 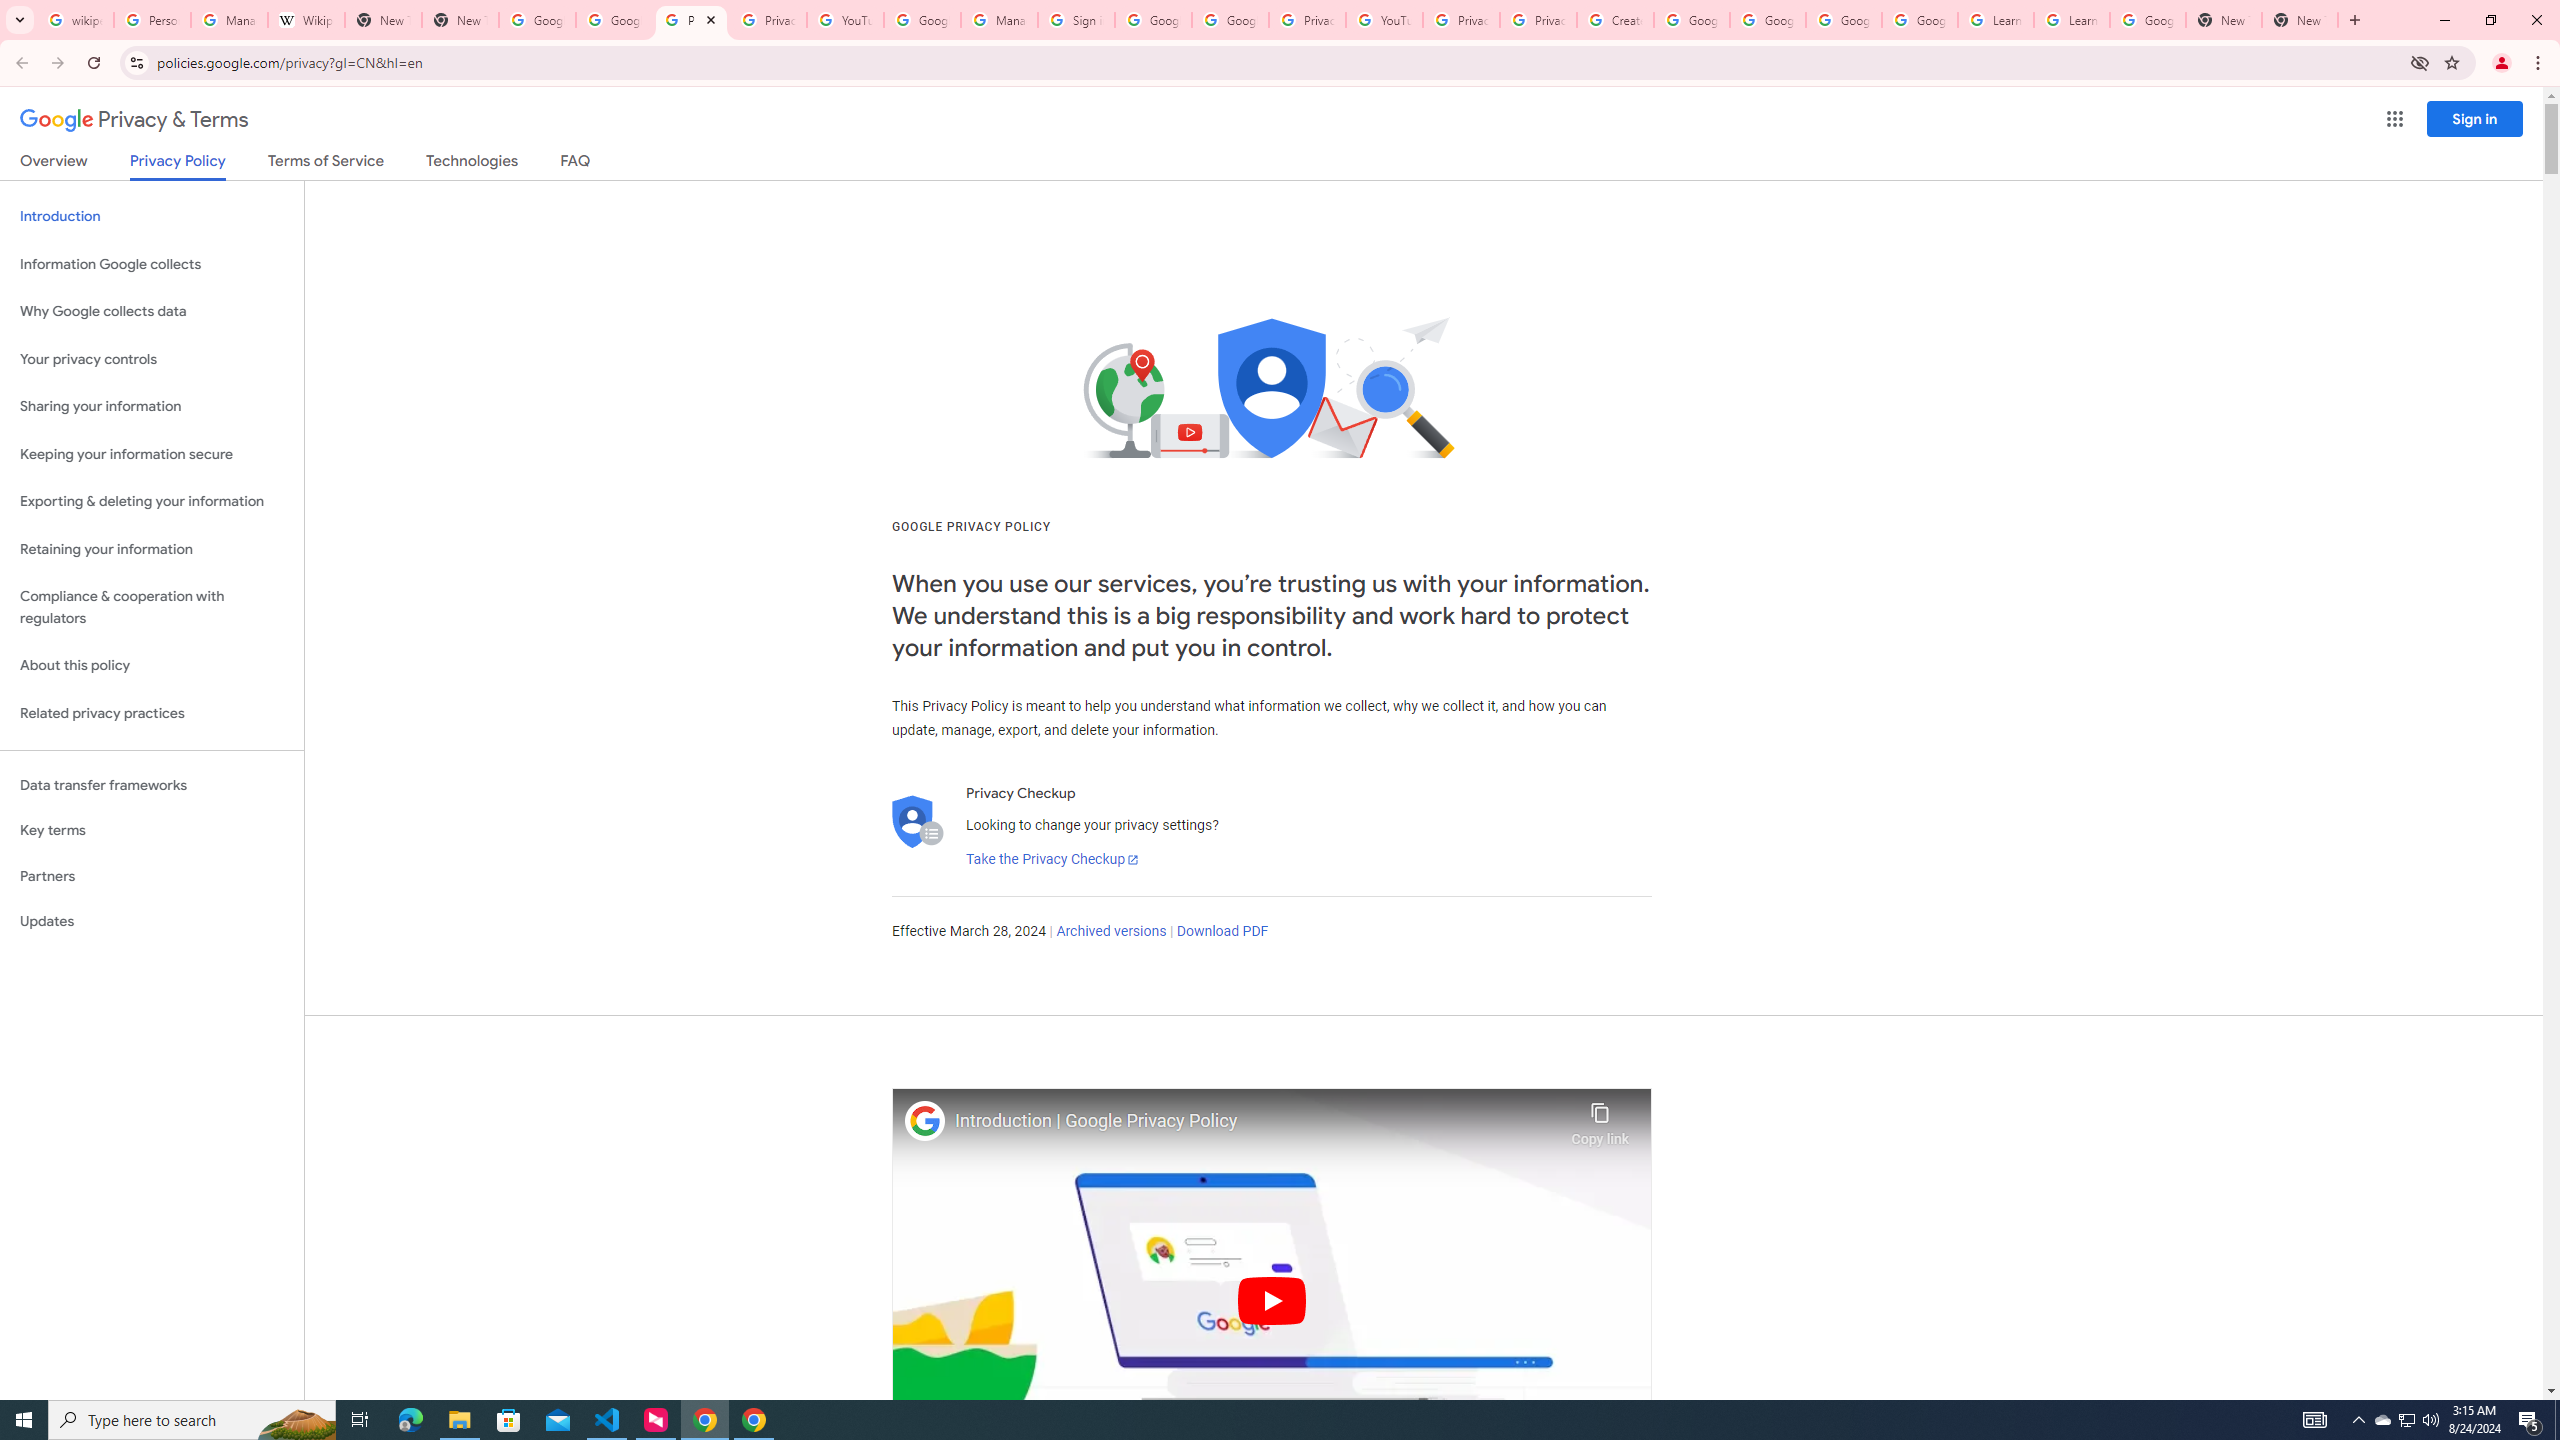 I want to click on 'Take the Privacy Checkup', so click(x=1051, y=858).